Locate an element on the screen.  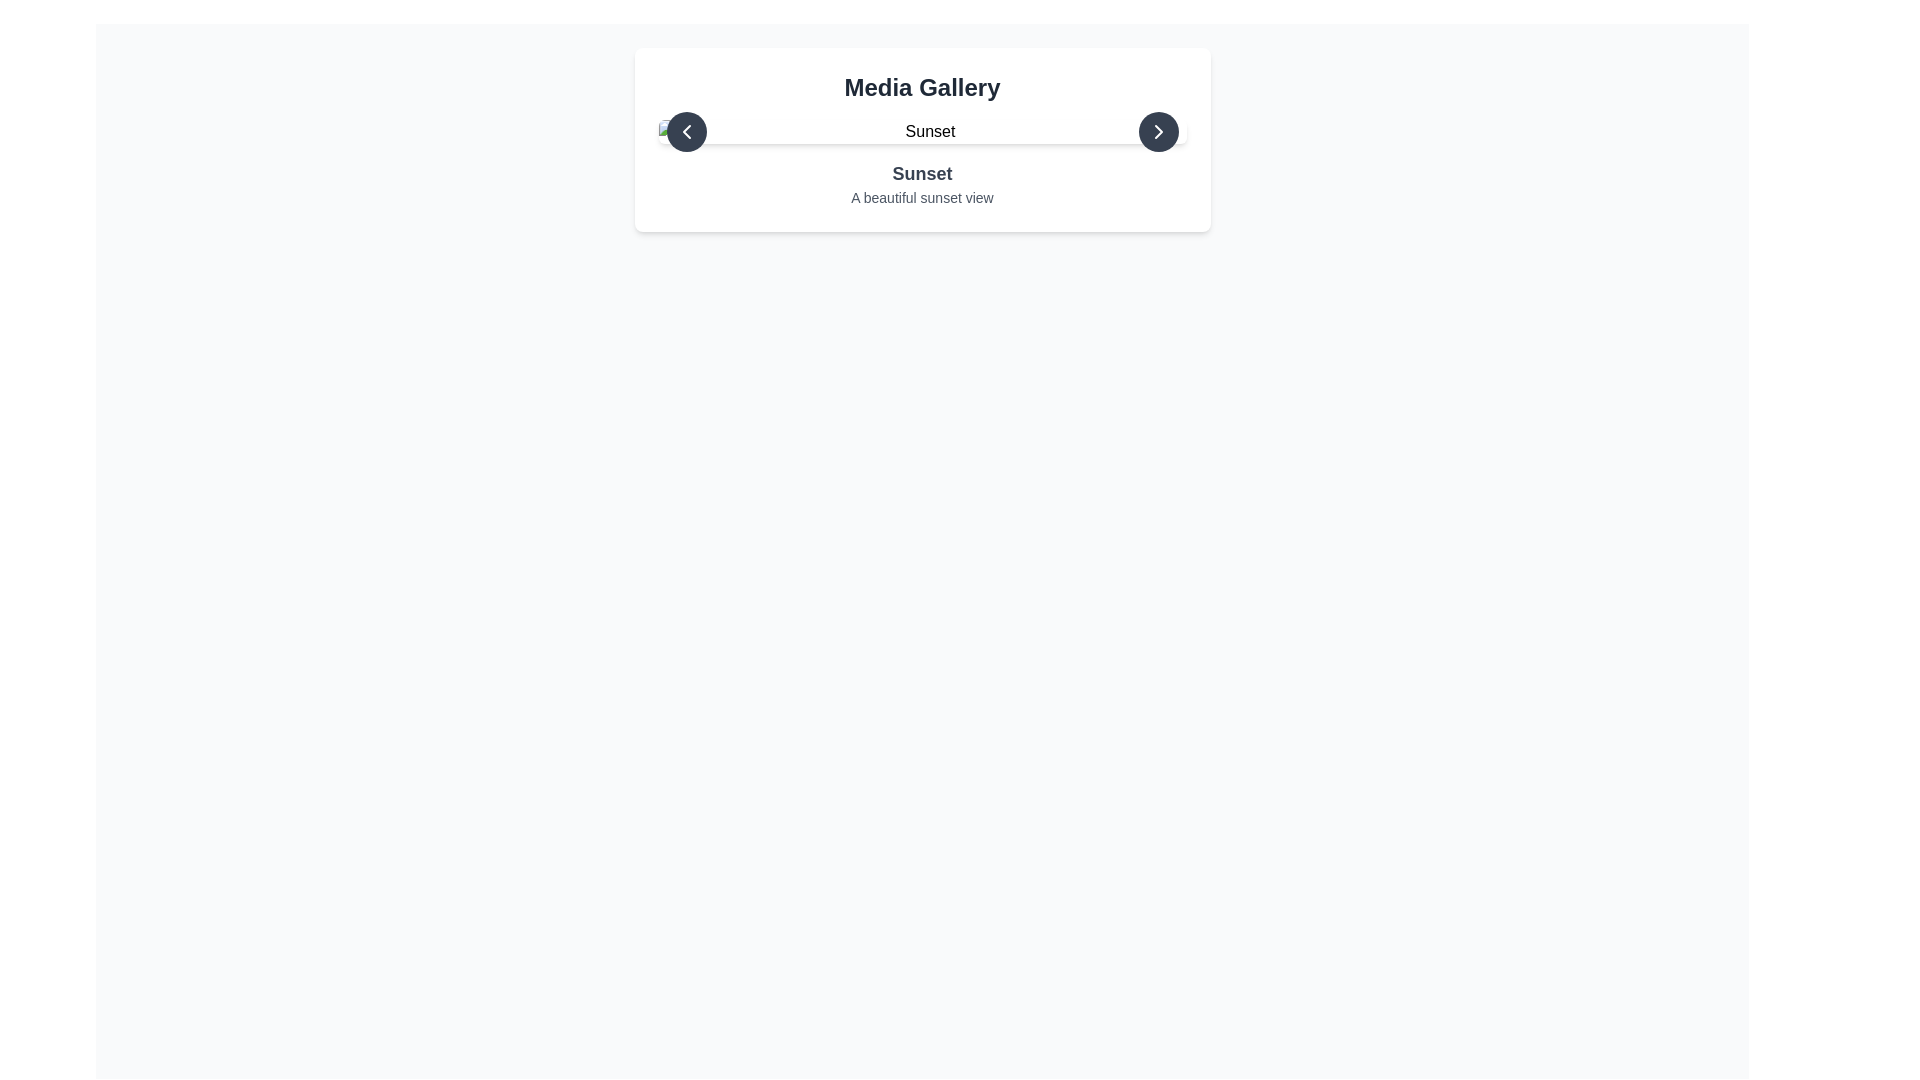
the navigation button located on the left side of the media gallery is located at coordinates (686, 131).